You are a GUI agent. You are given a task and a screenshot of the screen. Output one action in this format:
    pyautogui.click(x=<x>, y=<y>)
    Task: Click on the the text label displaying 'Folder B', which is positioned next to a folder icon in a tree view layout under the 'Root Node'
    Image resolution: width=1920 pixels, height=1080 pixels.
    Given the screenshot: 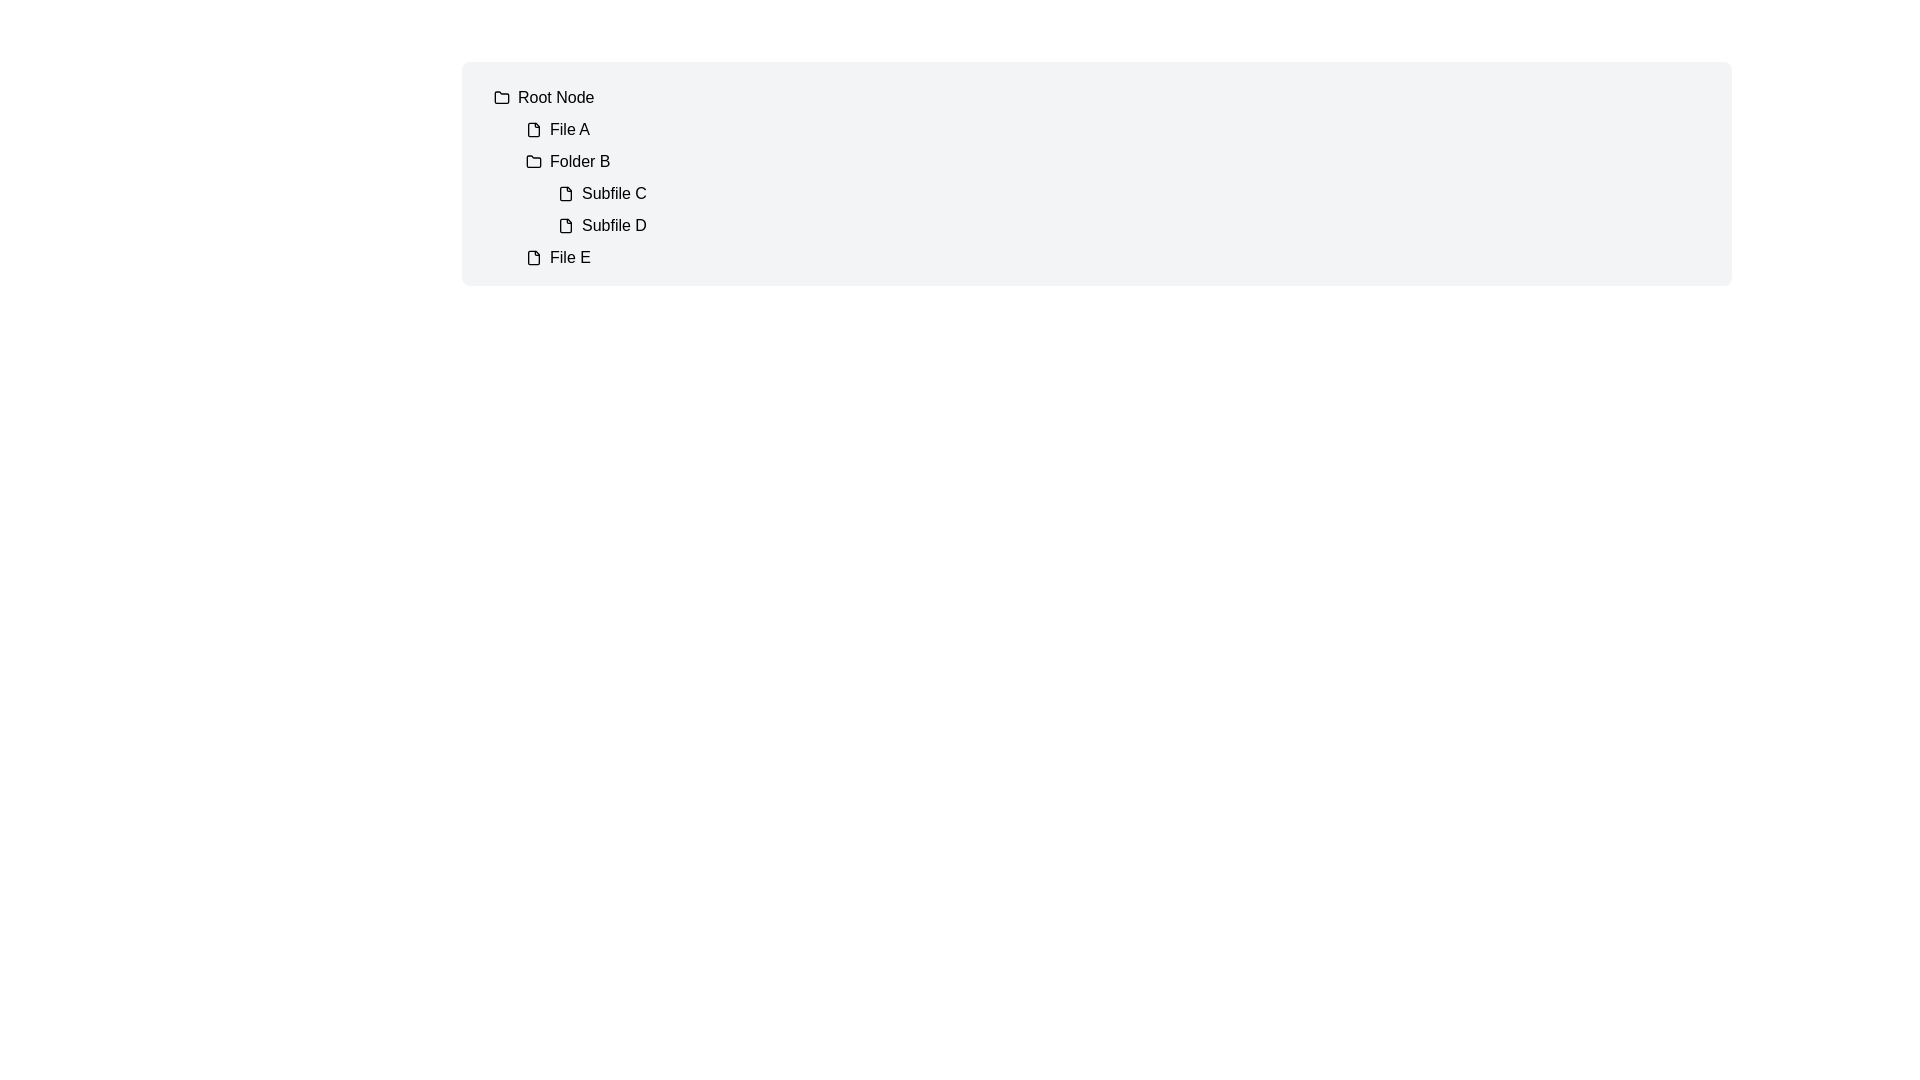 What is the action you would take?
    pyautogui.click(x=579, y=161)
    